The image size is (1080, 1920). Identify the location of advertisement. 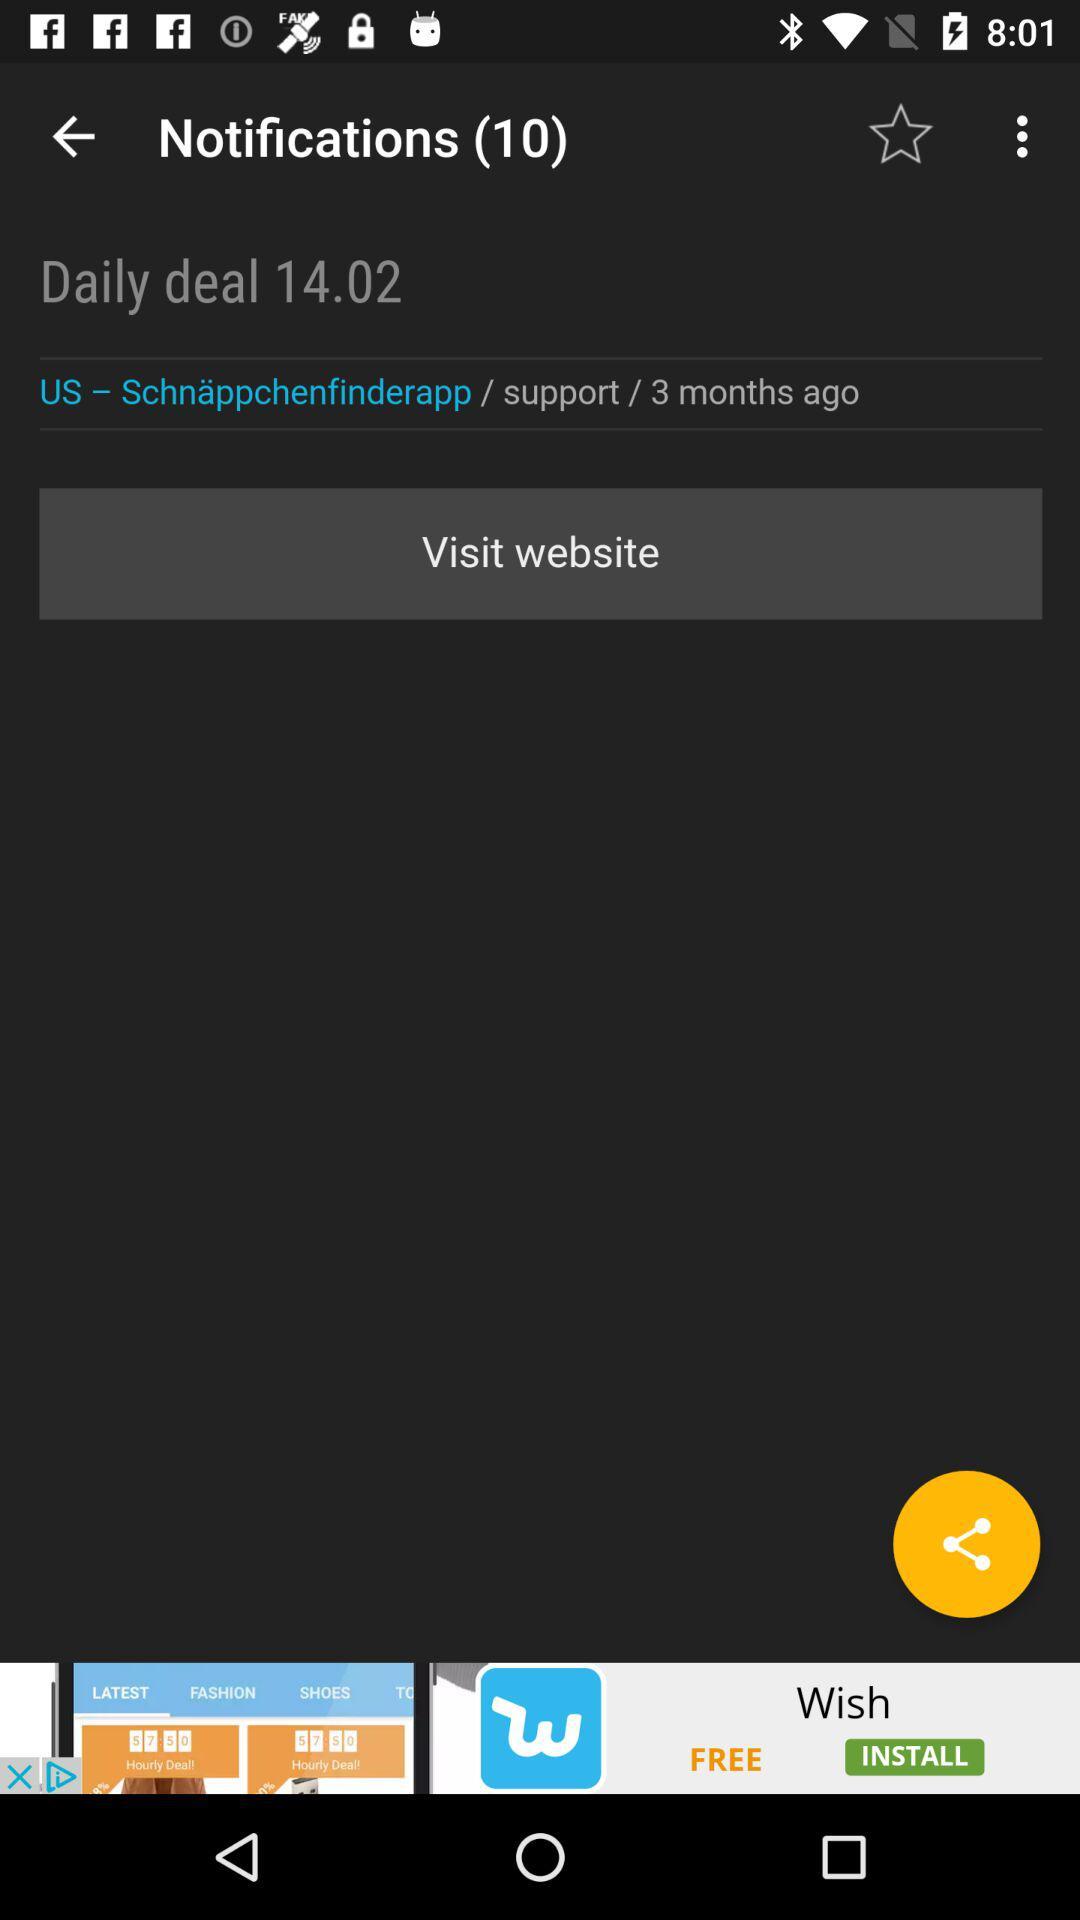
(540, 1727).